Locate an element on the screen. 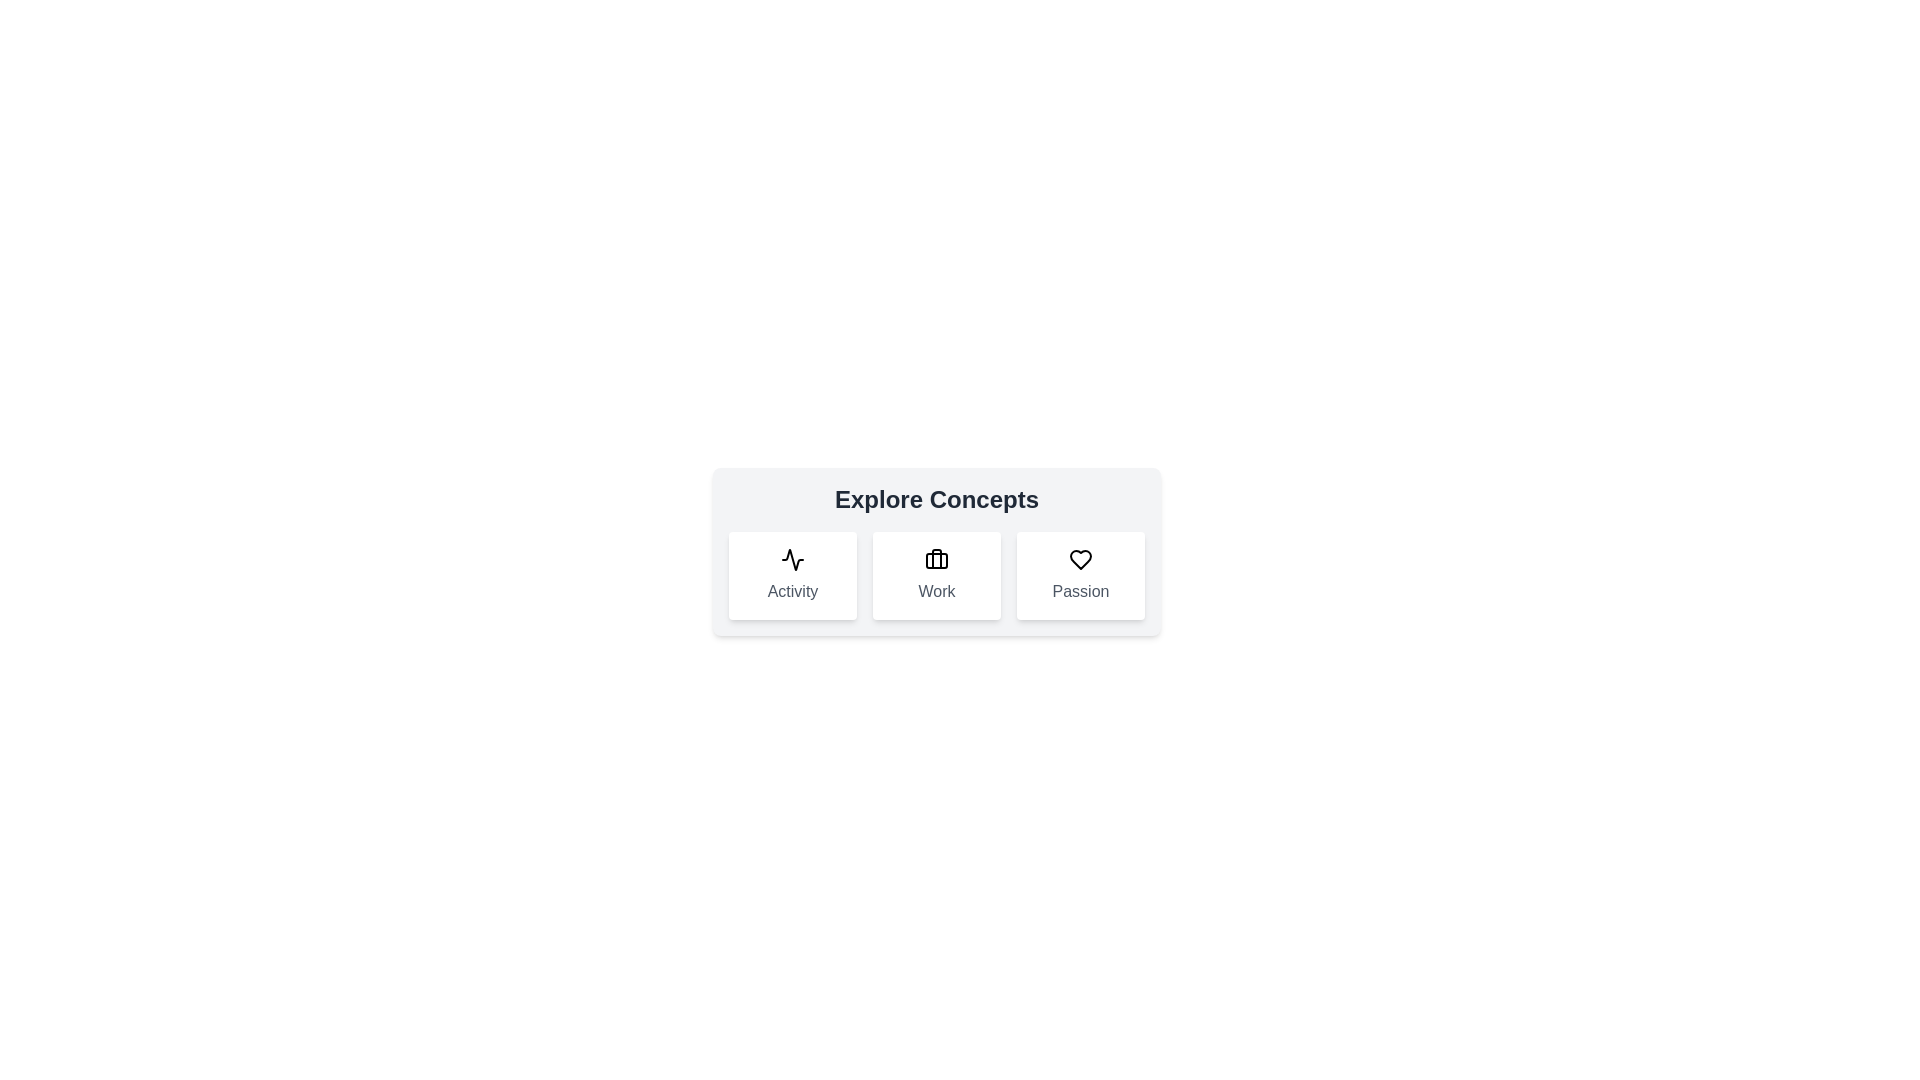 This screenshot has width=1920, height=1080. the selectable item with a briefcase icon and 'Work' label is located at coordinates (935, 575).